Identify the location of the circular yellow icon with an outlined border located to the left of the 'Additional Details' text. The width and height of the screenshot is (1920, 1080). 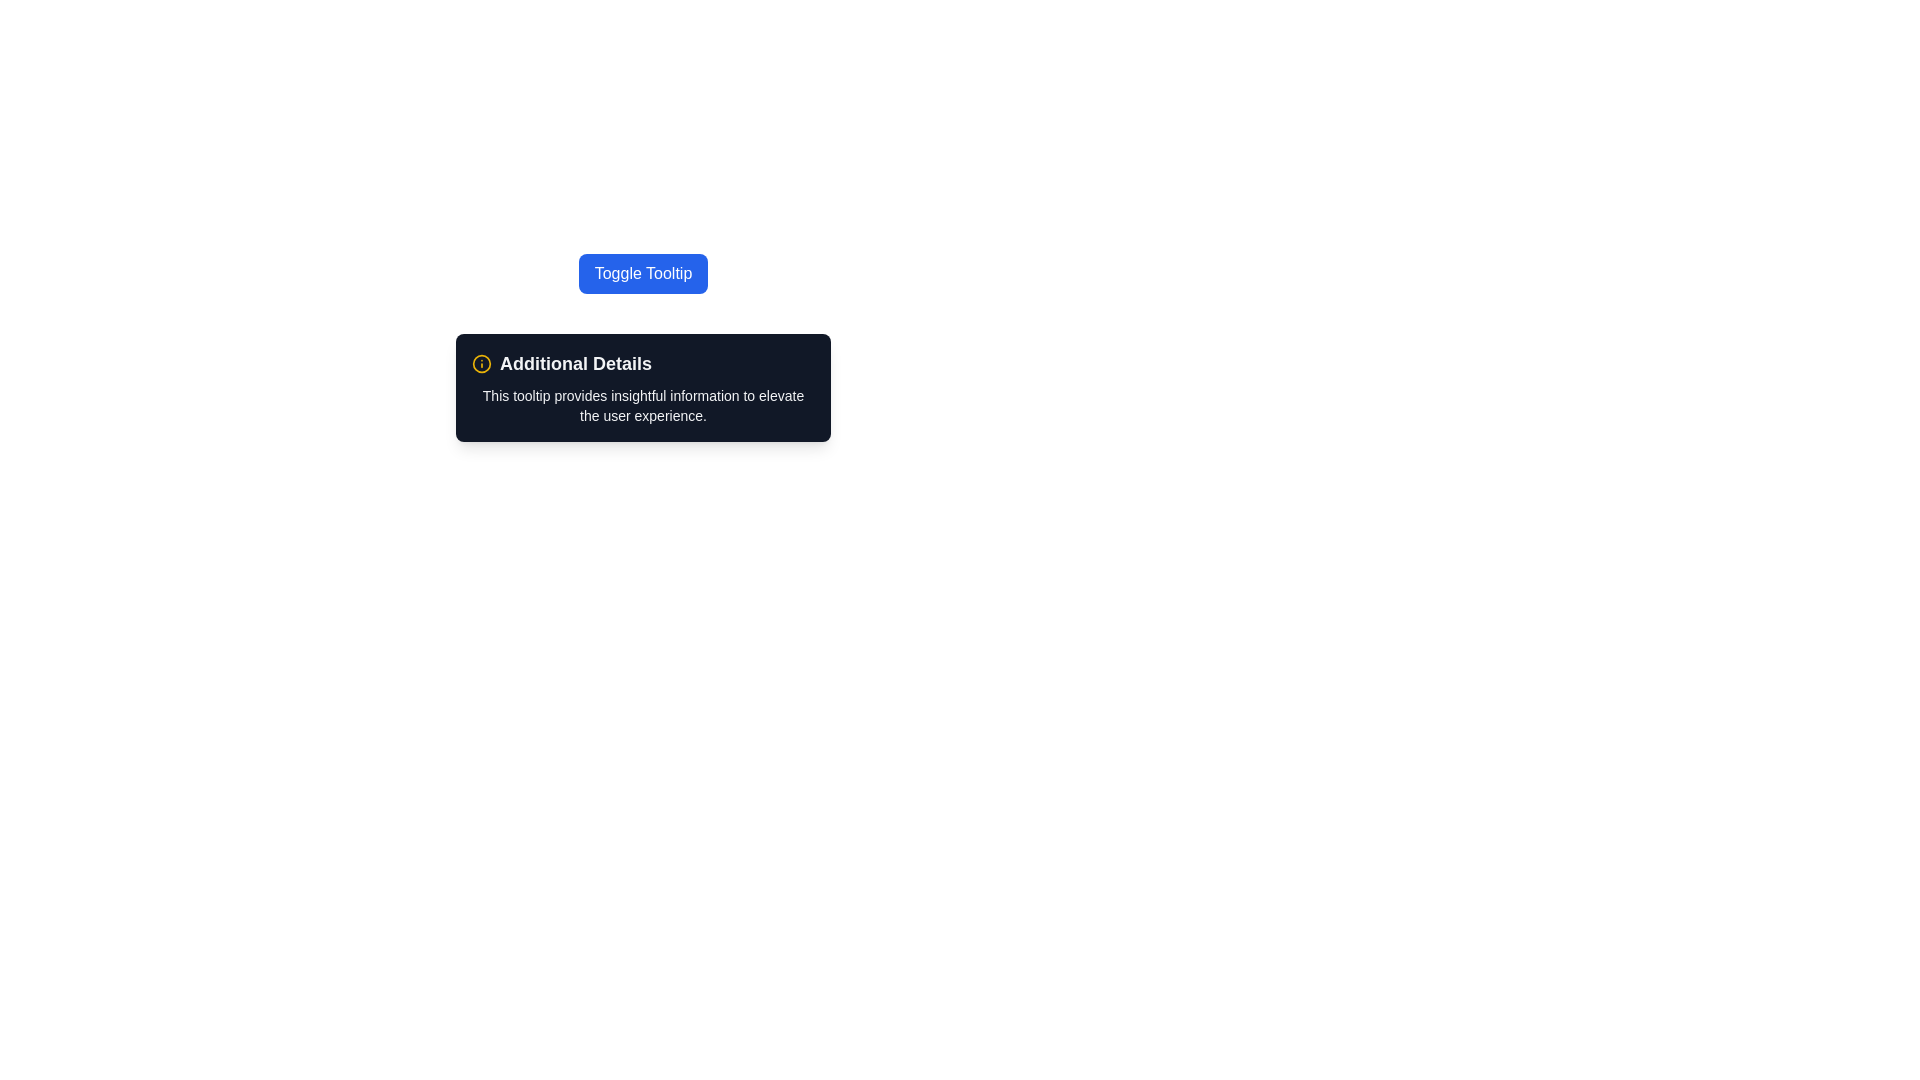
(481, 363).